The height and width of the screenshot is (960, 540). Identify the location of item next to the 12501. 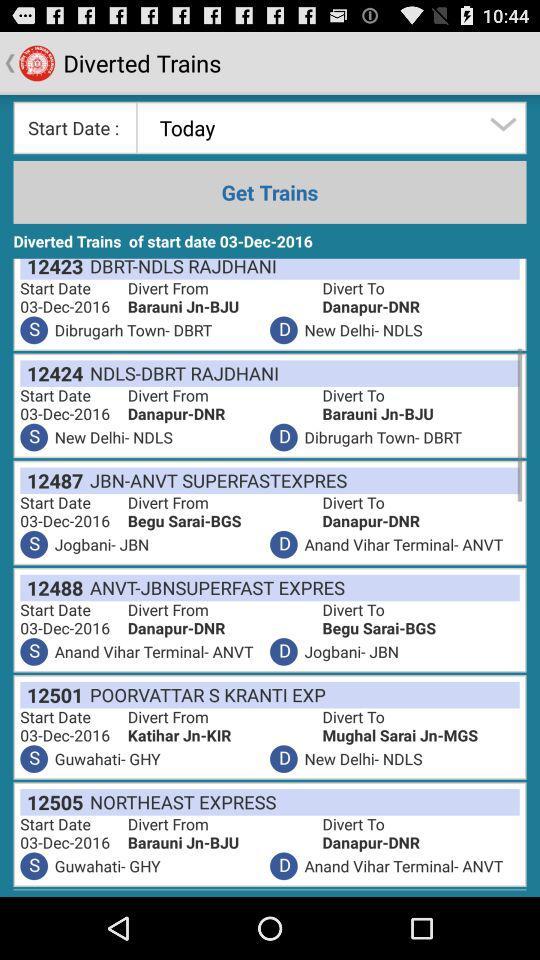
(203, 694).